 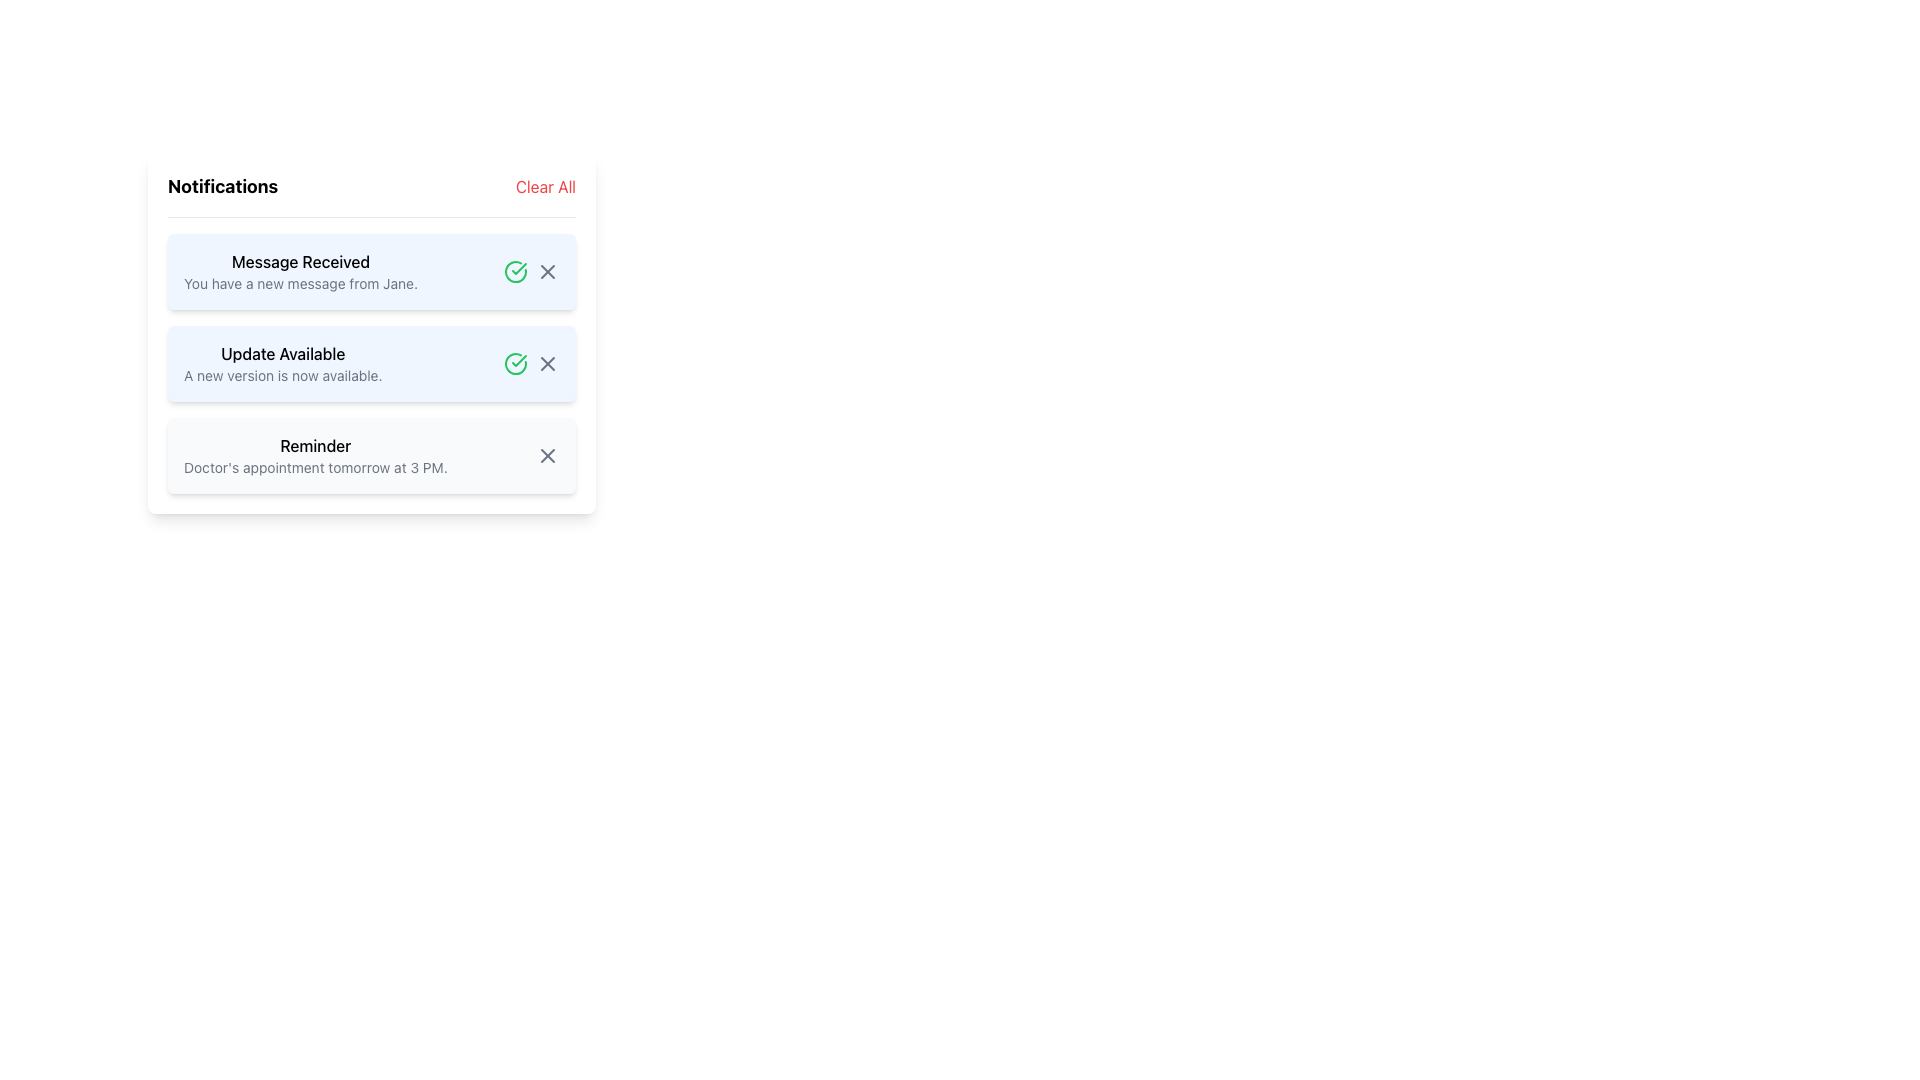 I want to click on the cross mark icon button next to the 'Message Received' notification, so click(x=547, y=272).